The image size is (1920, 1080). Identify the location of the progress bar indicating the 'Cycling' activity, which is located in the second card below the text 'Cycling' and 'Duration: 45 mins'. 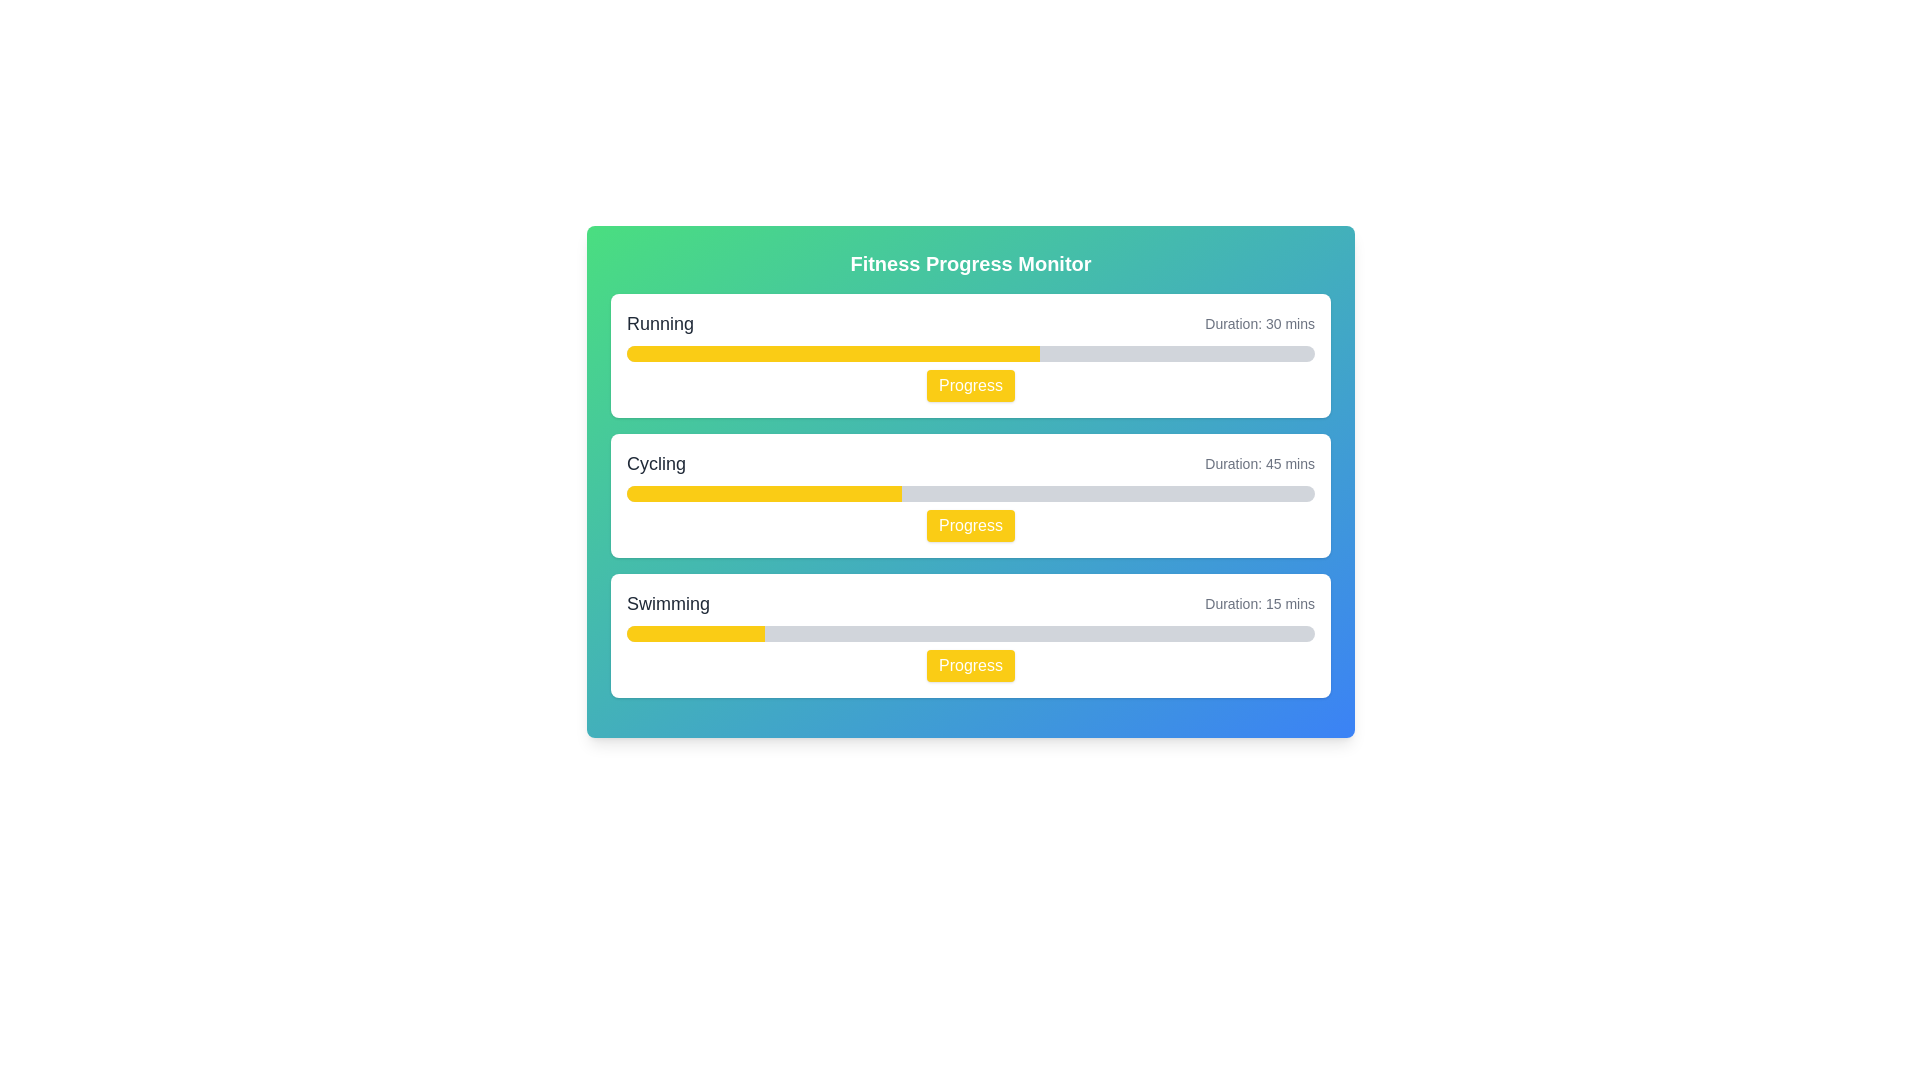
(970, 493).